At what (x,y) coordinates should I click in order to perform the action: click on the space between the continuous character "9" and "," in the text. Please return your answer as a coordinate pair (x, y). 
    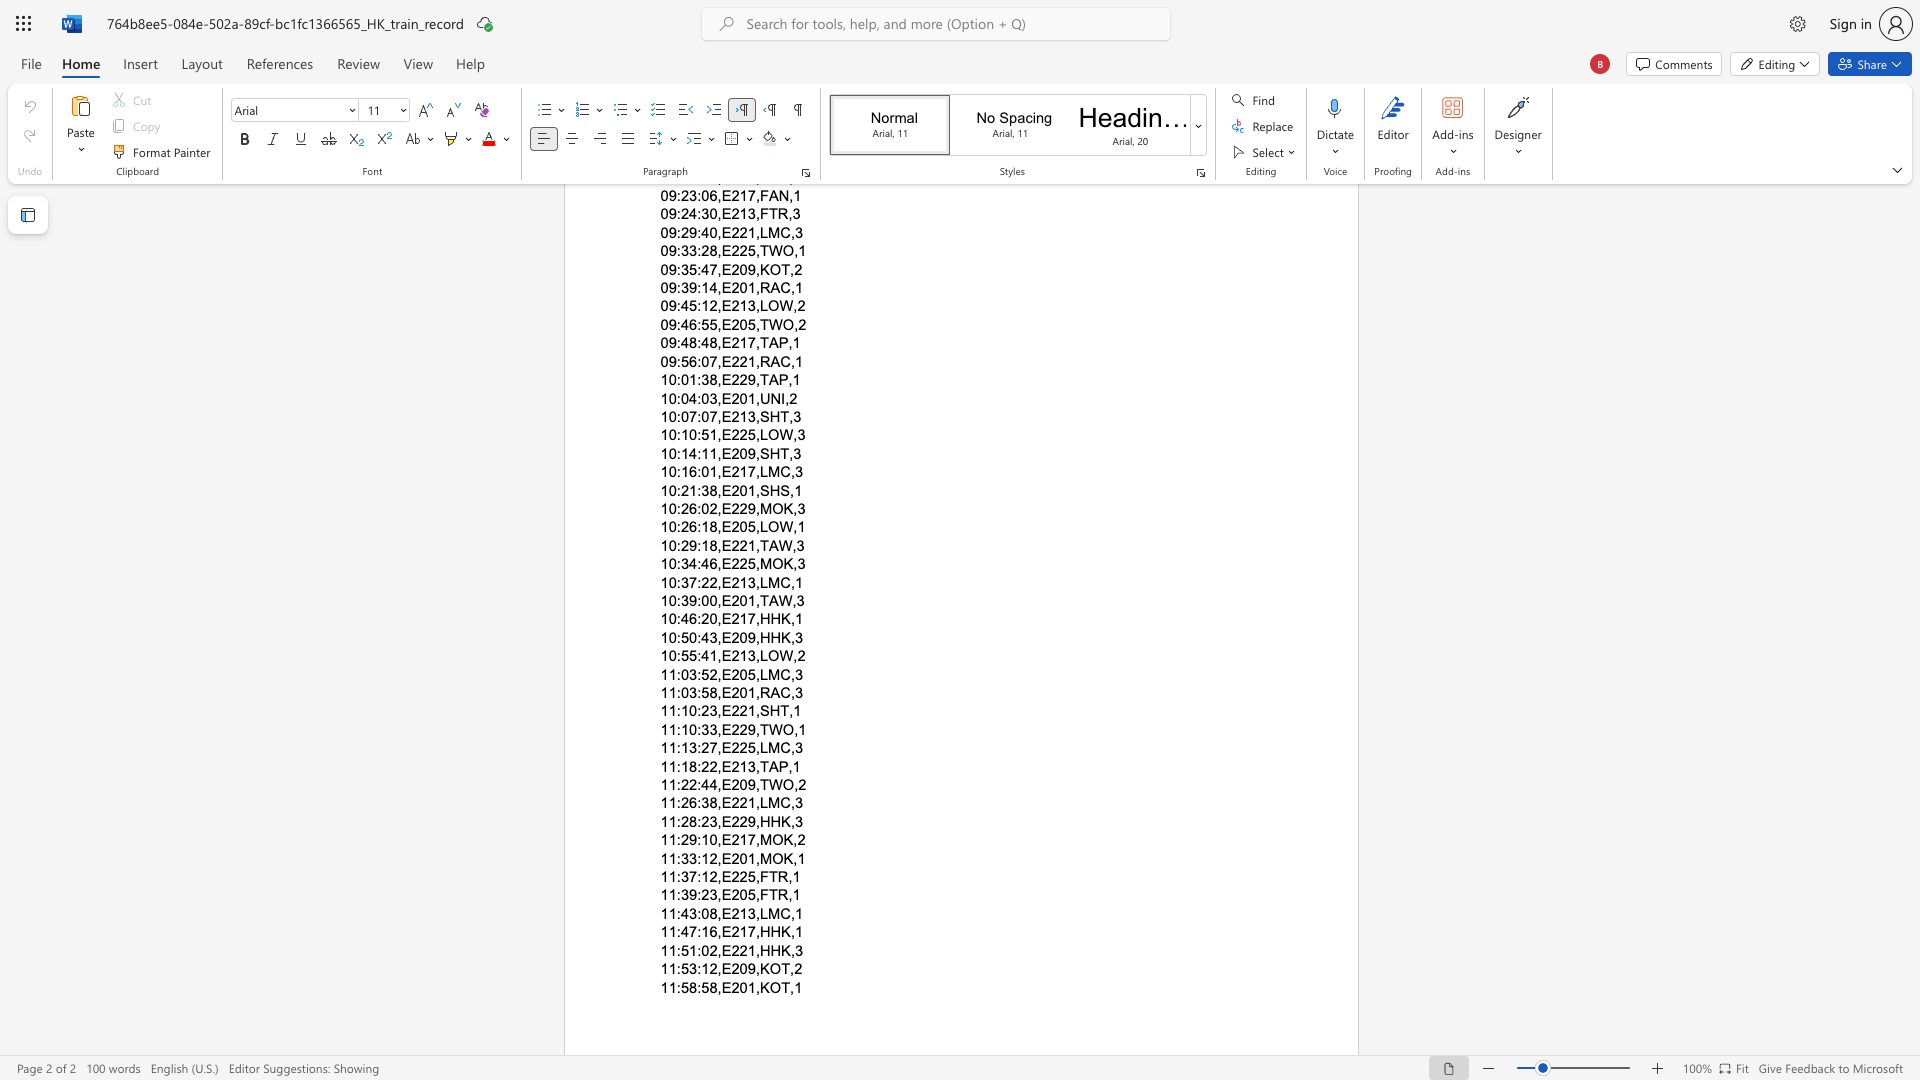
    Looking at the image, I should click on (753, 821).